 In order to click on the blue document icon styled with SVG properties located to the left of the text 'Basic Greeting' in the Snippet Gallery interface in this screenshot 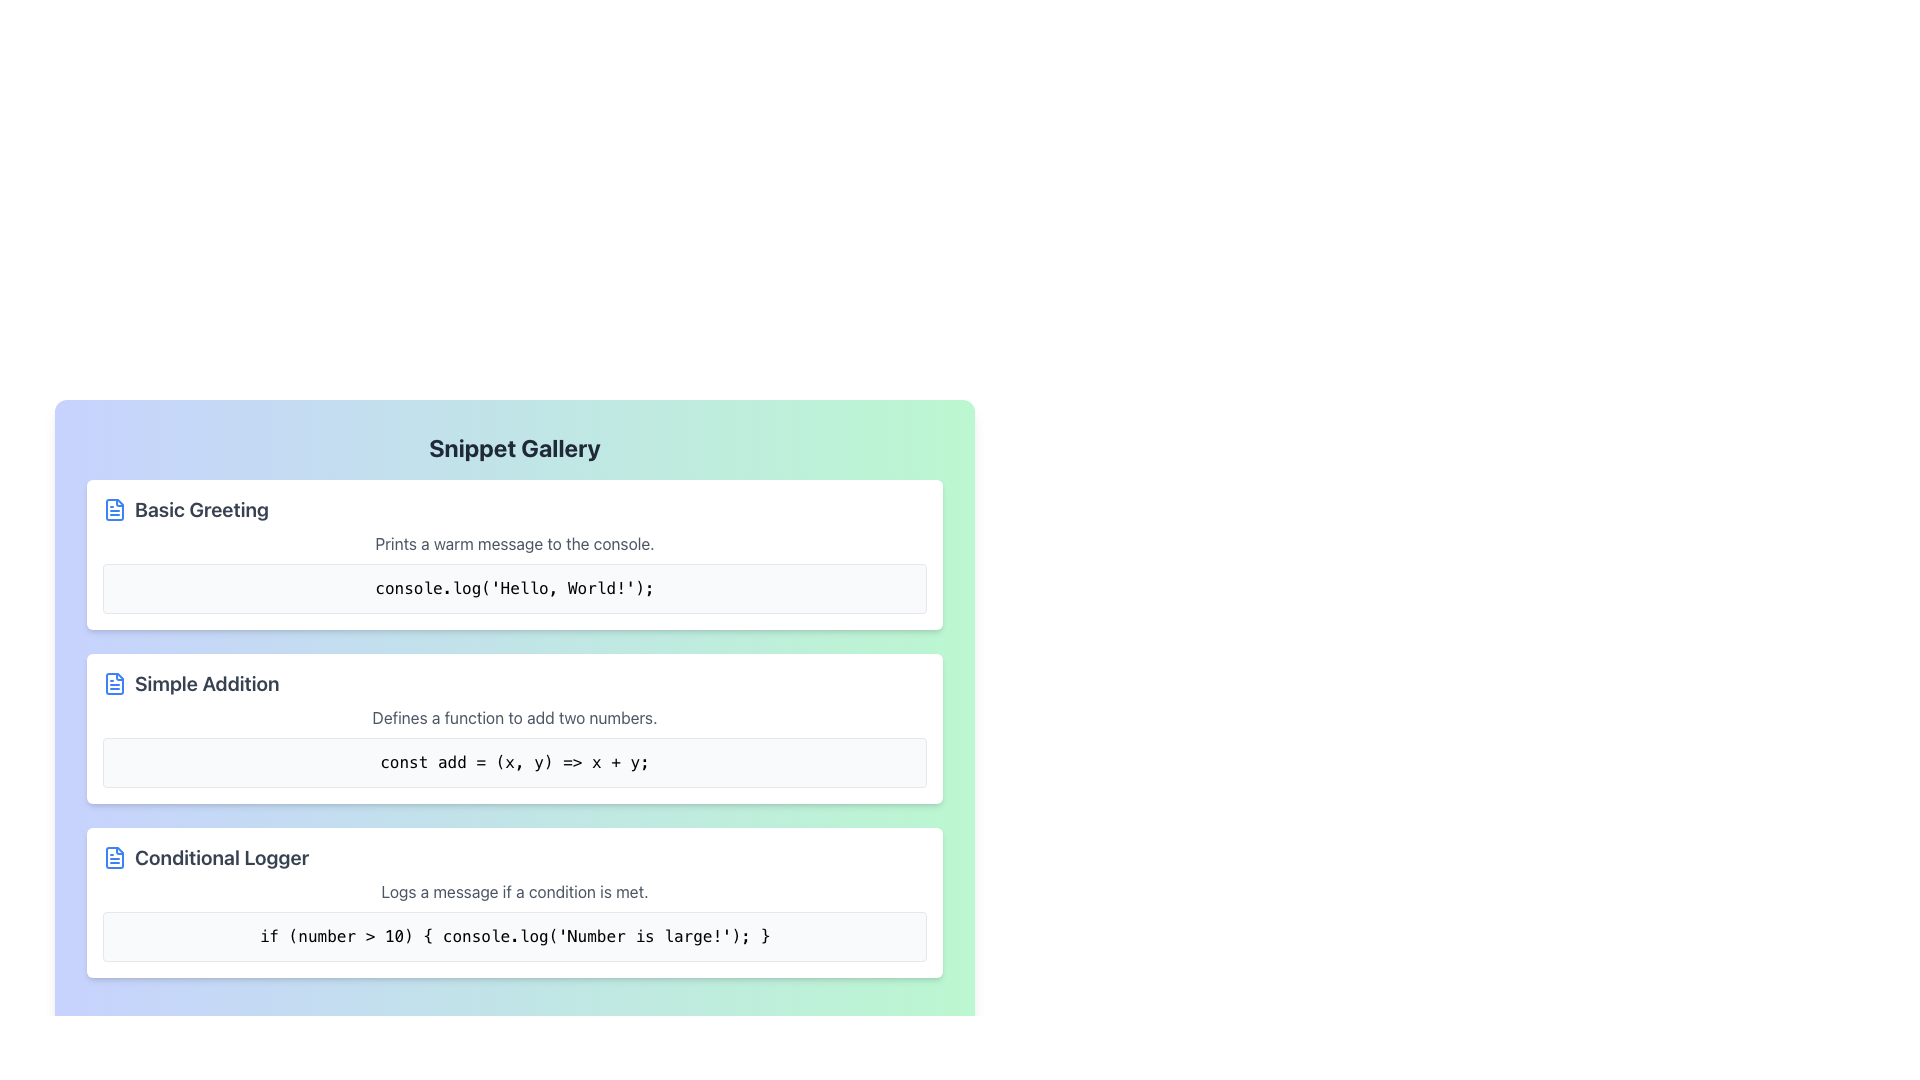, I will do `click(114, 508)`.